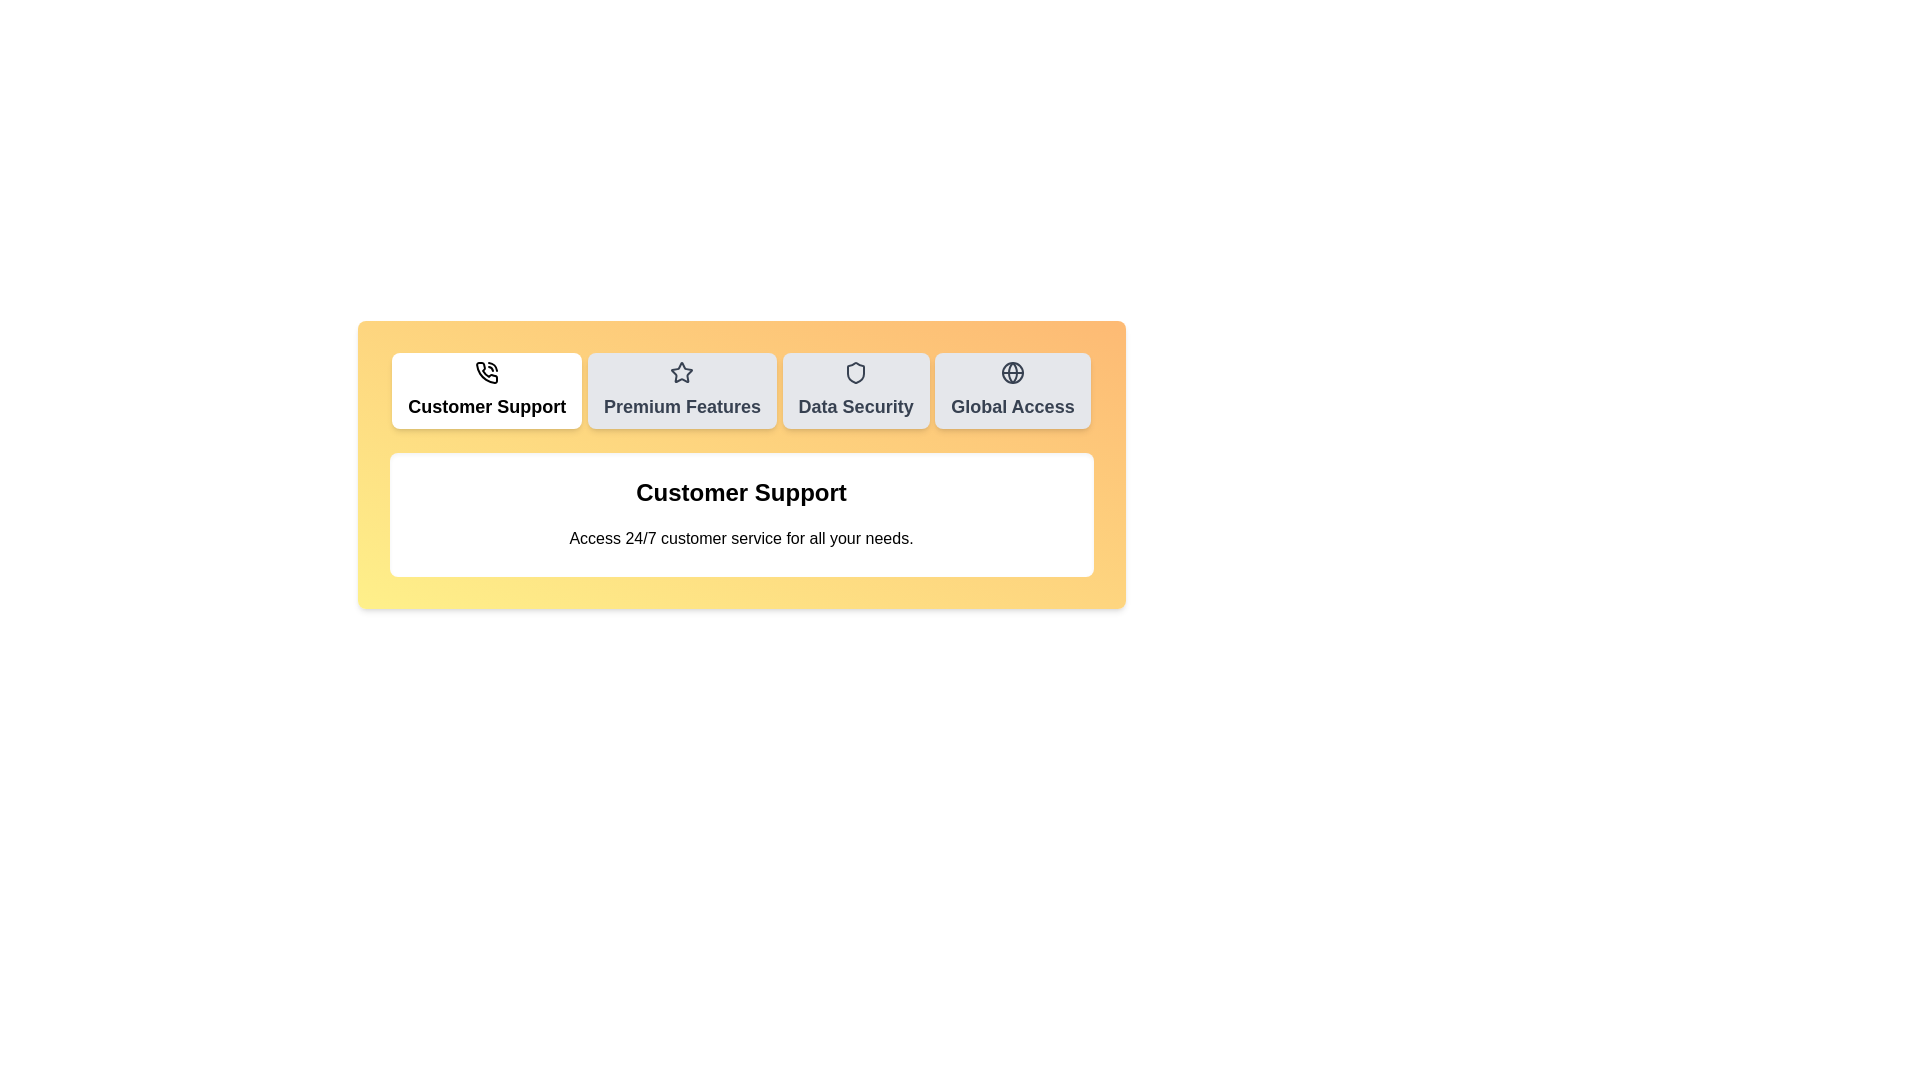 Image resolution: width=1920 pixels, height=1080 pixels. What do you see at coordinates (487, 390) in the screenshot?
I see `the Customer Support tab to switch to the corresponding feature` at bounding box center [487, 390].